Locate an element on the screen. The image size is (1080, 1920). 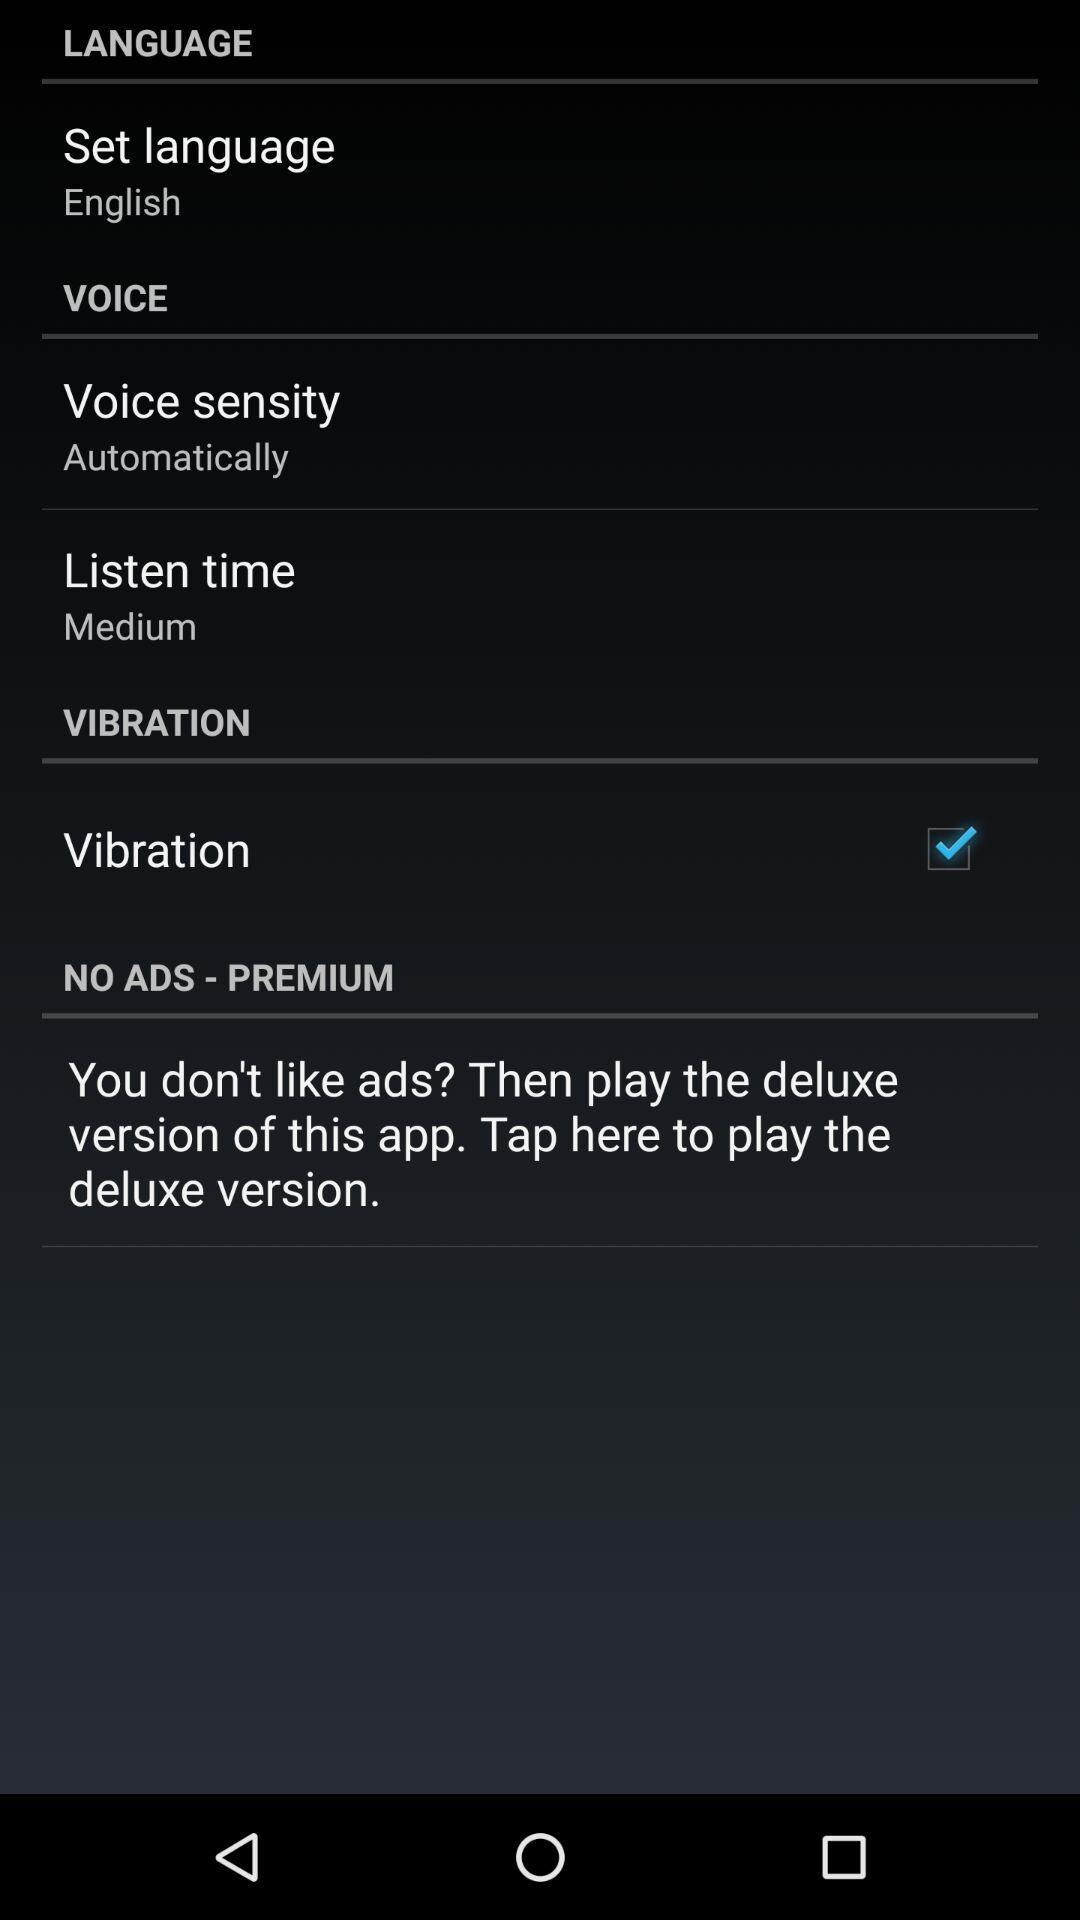
listen time is located at coordinates (178, 567).